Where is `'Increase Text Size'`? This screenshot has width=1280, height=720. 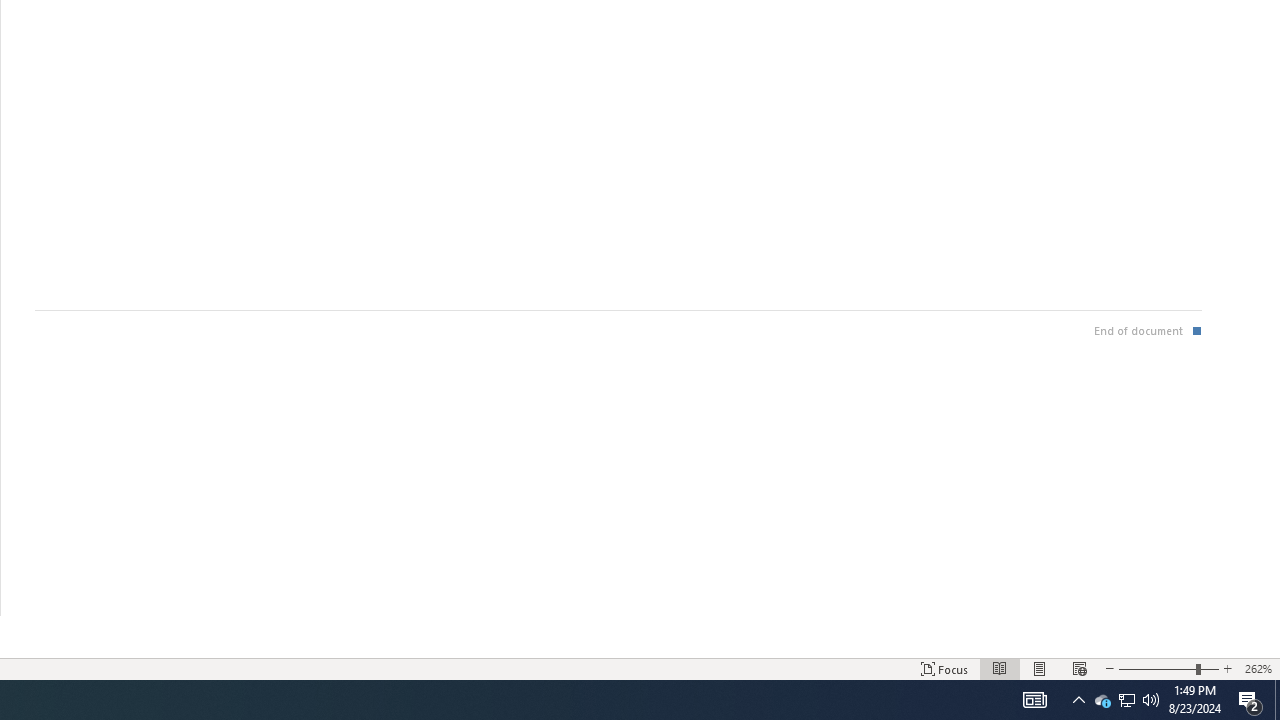
'Increase Text Size' is located at coordinates (1226, 669).